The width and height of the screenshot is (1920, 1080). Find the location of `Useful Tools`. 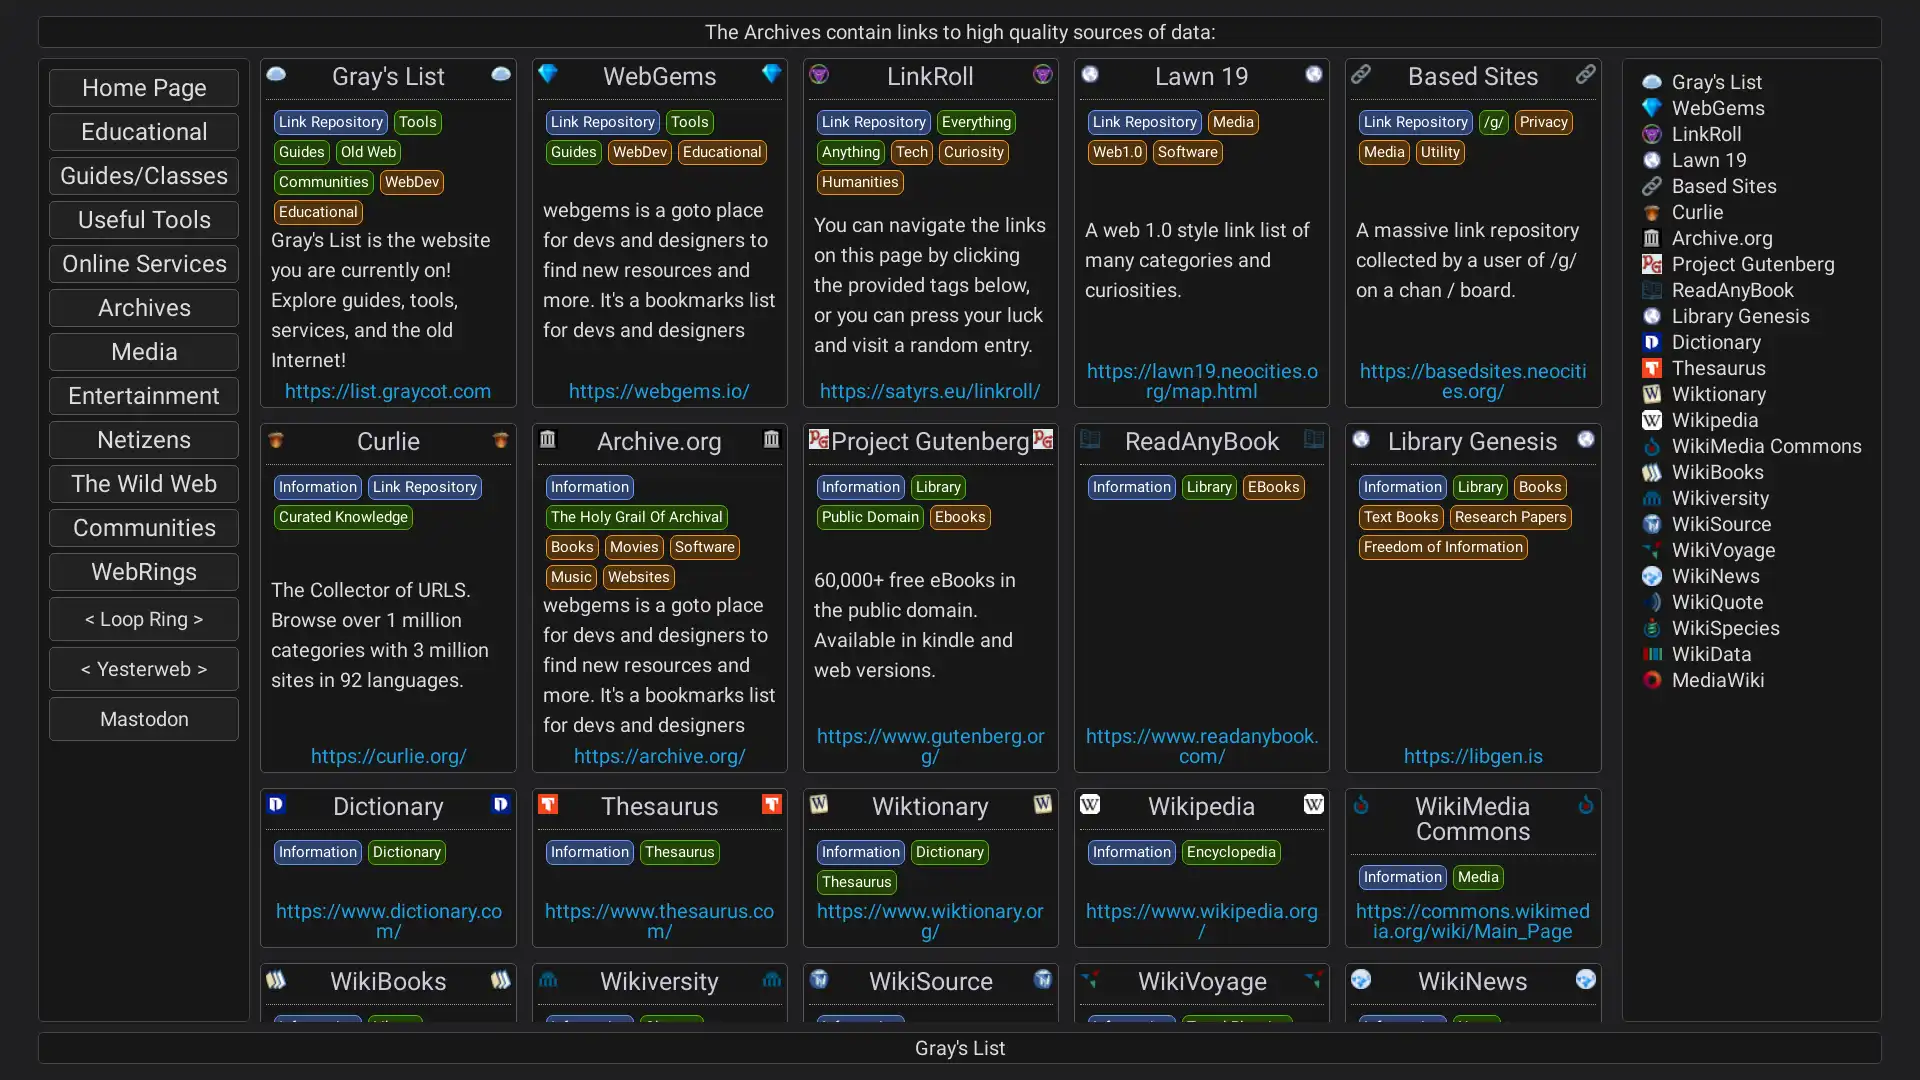

Useful Tools is located at coordinates (143, 219).